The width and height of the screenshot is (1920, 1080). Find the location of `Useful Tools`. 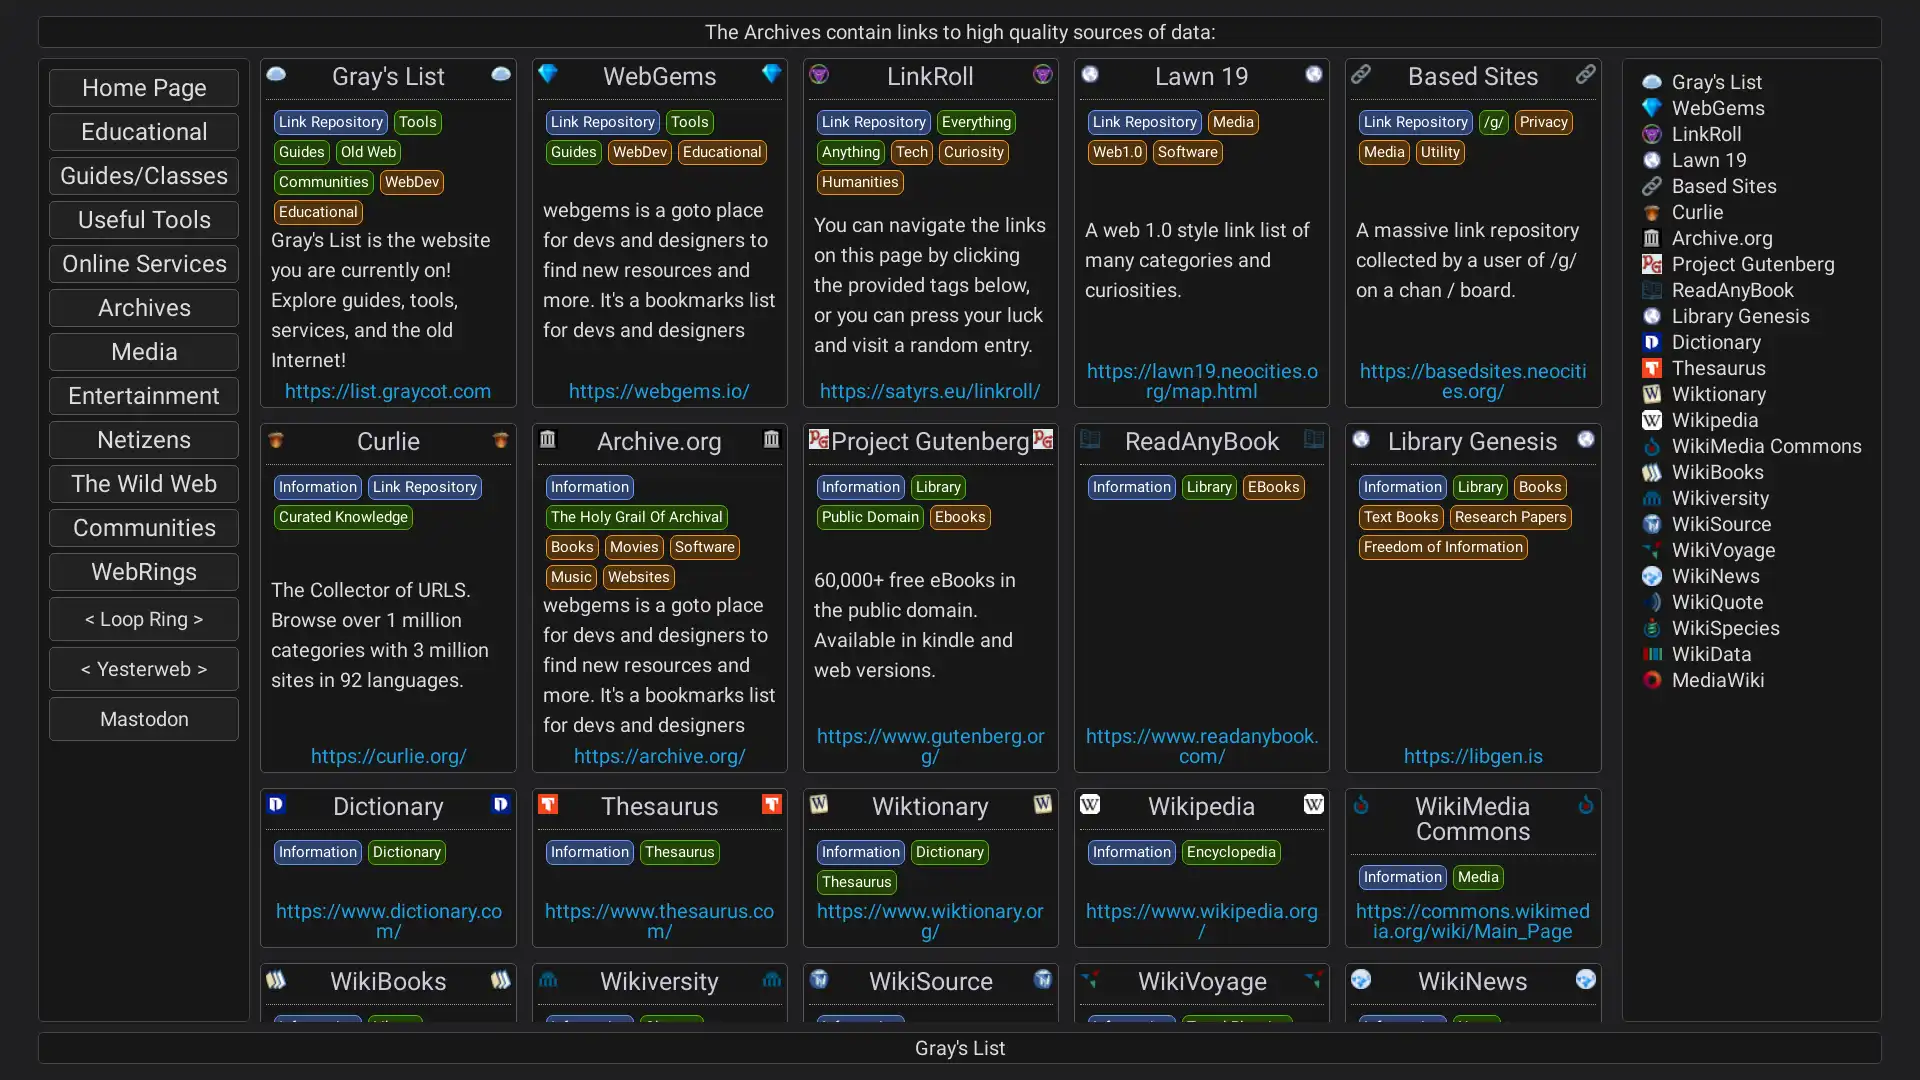

Useful Tools is located at coordinates (143, 219).